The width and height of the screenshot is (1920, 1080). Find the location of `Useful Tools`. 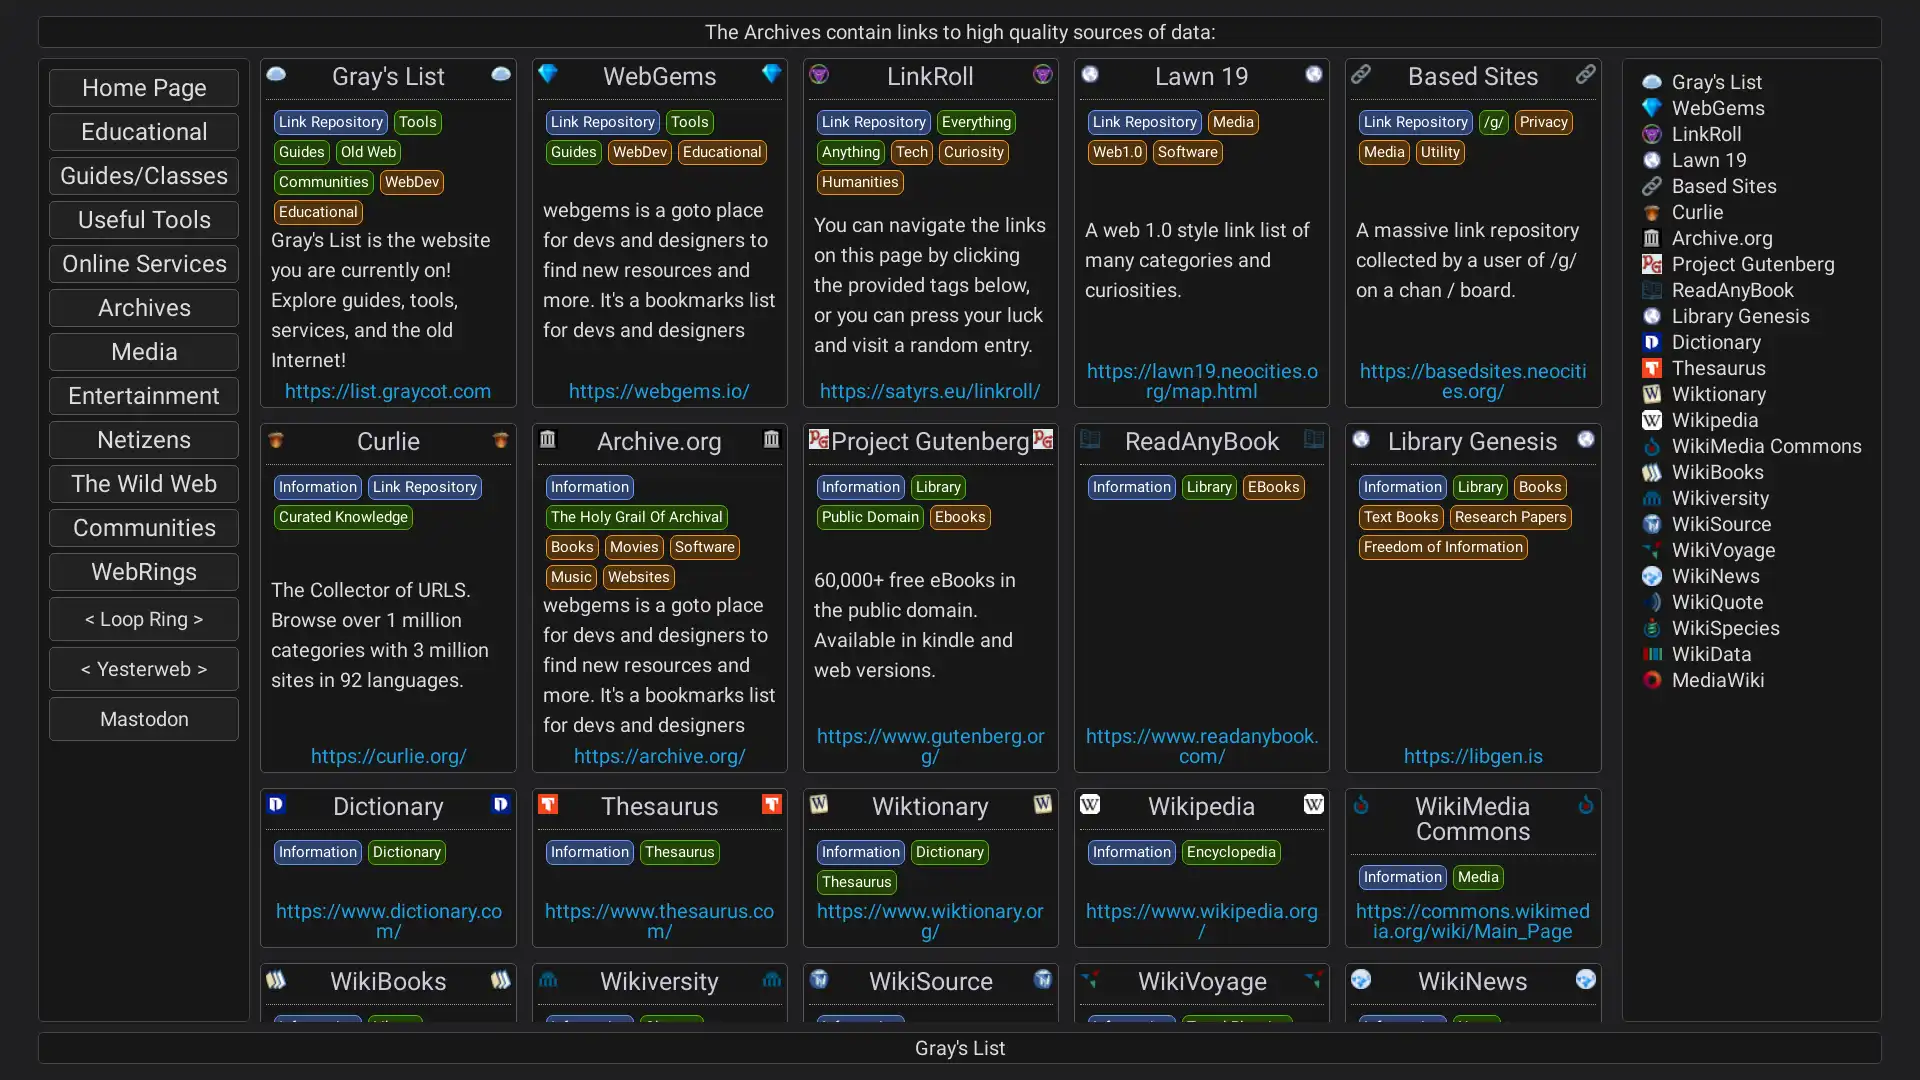

Useful Tools is located at coordinates (143, 219).